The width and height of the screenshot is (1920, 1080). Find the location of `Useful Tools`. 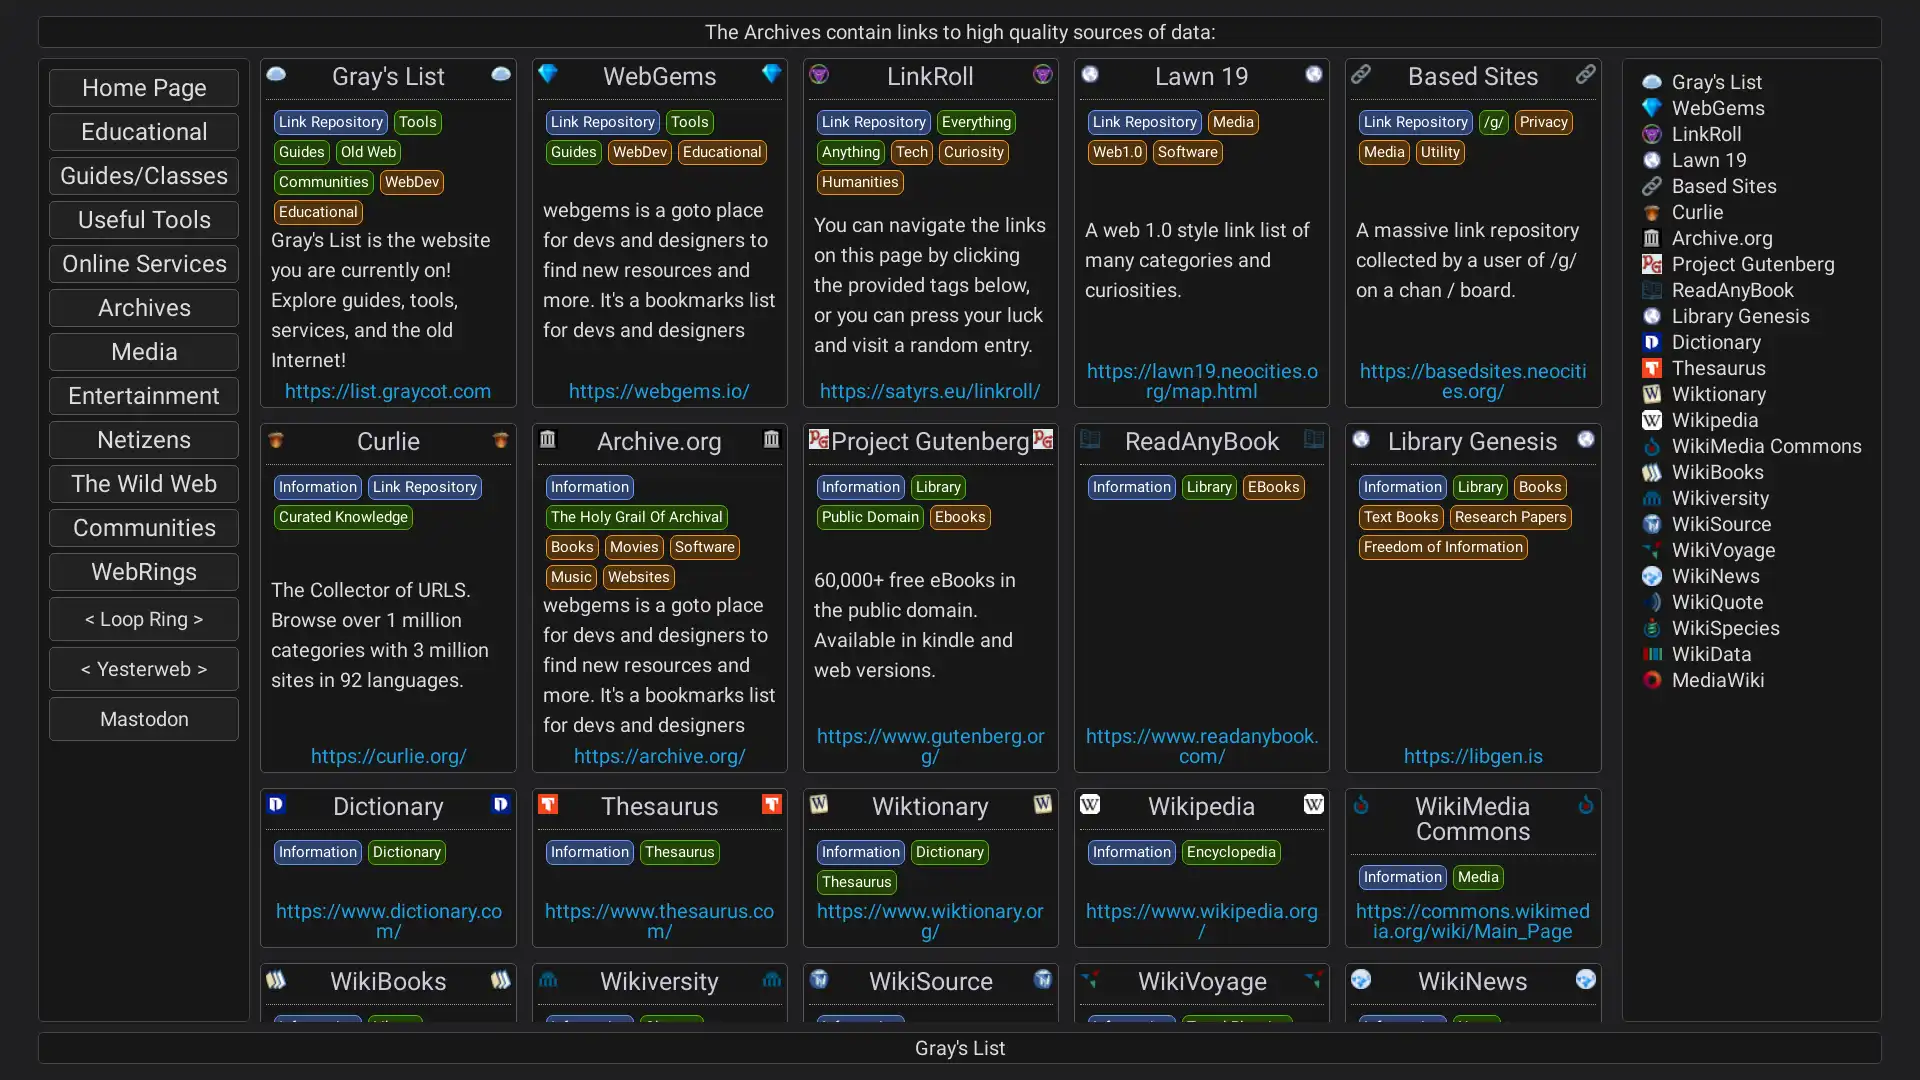

Useful Tools is located at coordinates (143, 219).